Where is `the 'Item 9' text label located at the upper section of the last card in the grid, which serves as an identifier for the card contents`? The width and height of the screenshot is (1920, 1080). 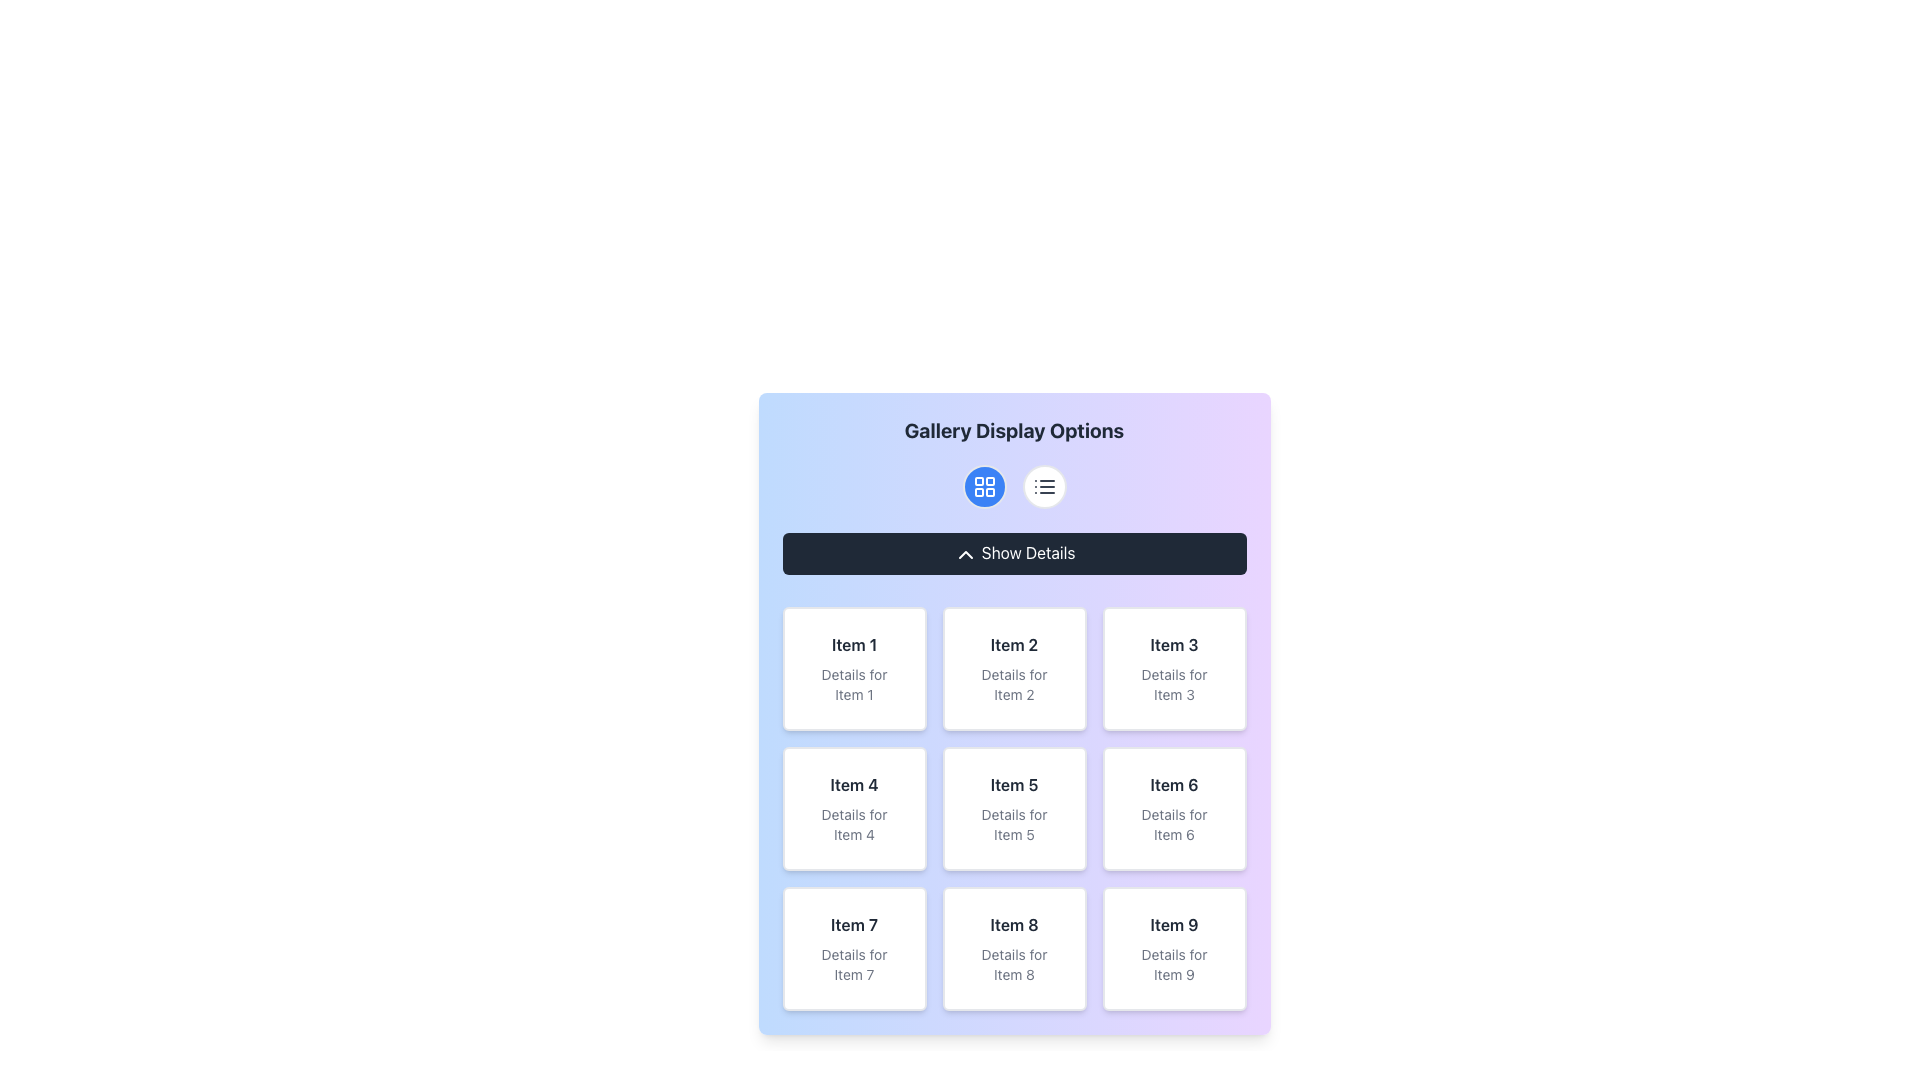
the 'Item 9' text label located at the upper section of the last card in the grid, which serves as an identifier for the card contents is located at coordinates (1174, 924).